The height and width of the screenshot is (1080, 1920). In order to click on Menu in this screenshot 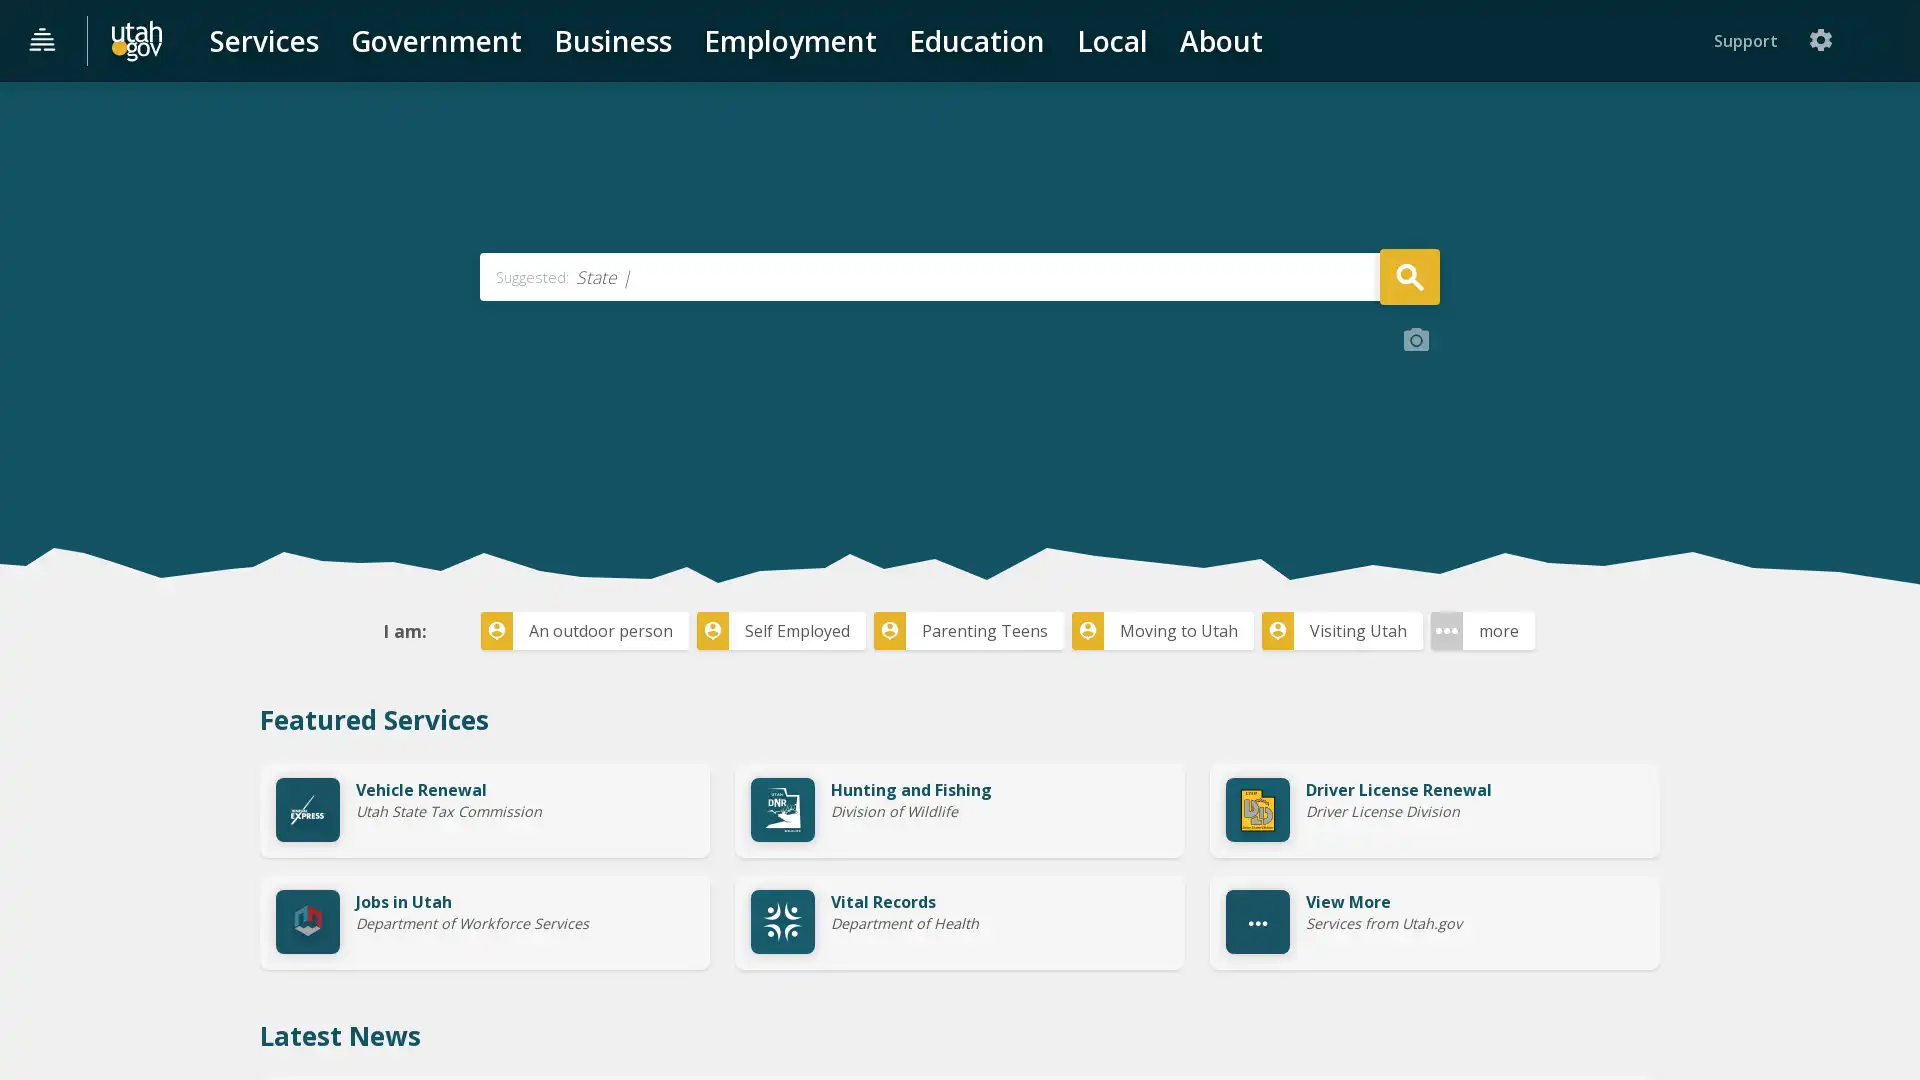, I will do `click(43, 41)`.